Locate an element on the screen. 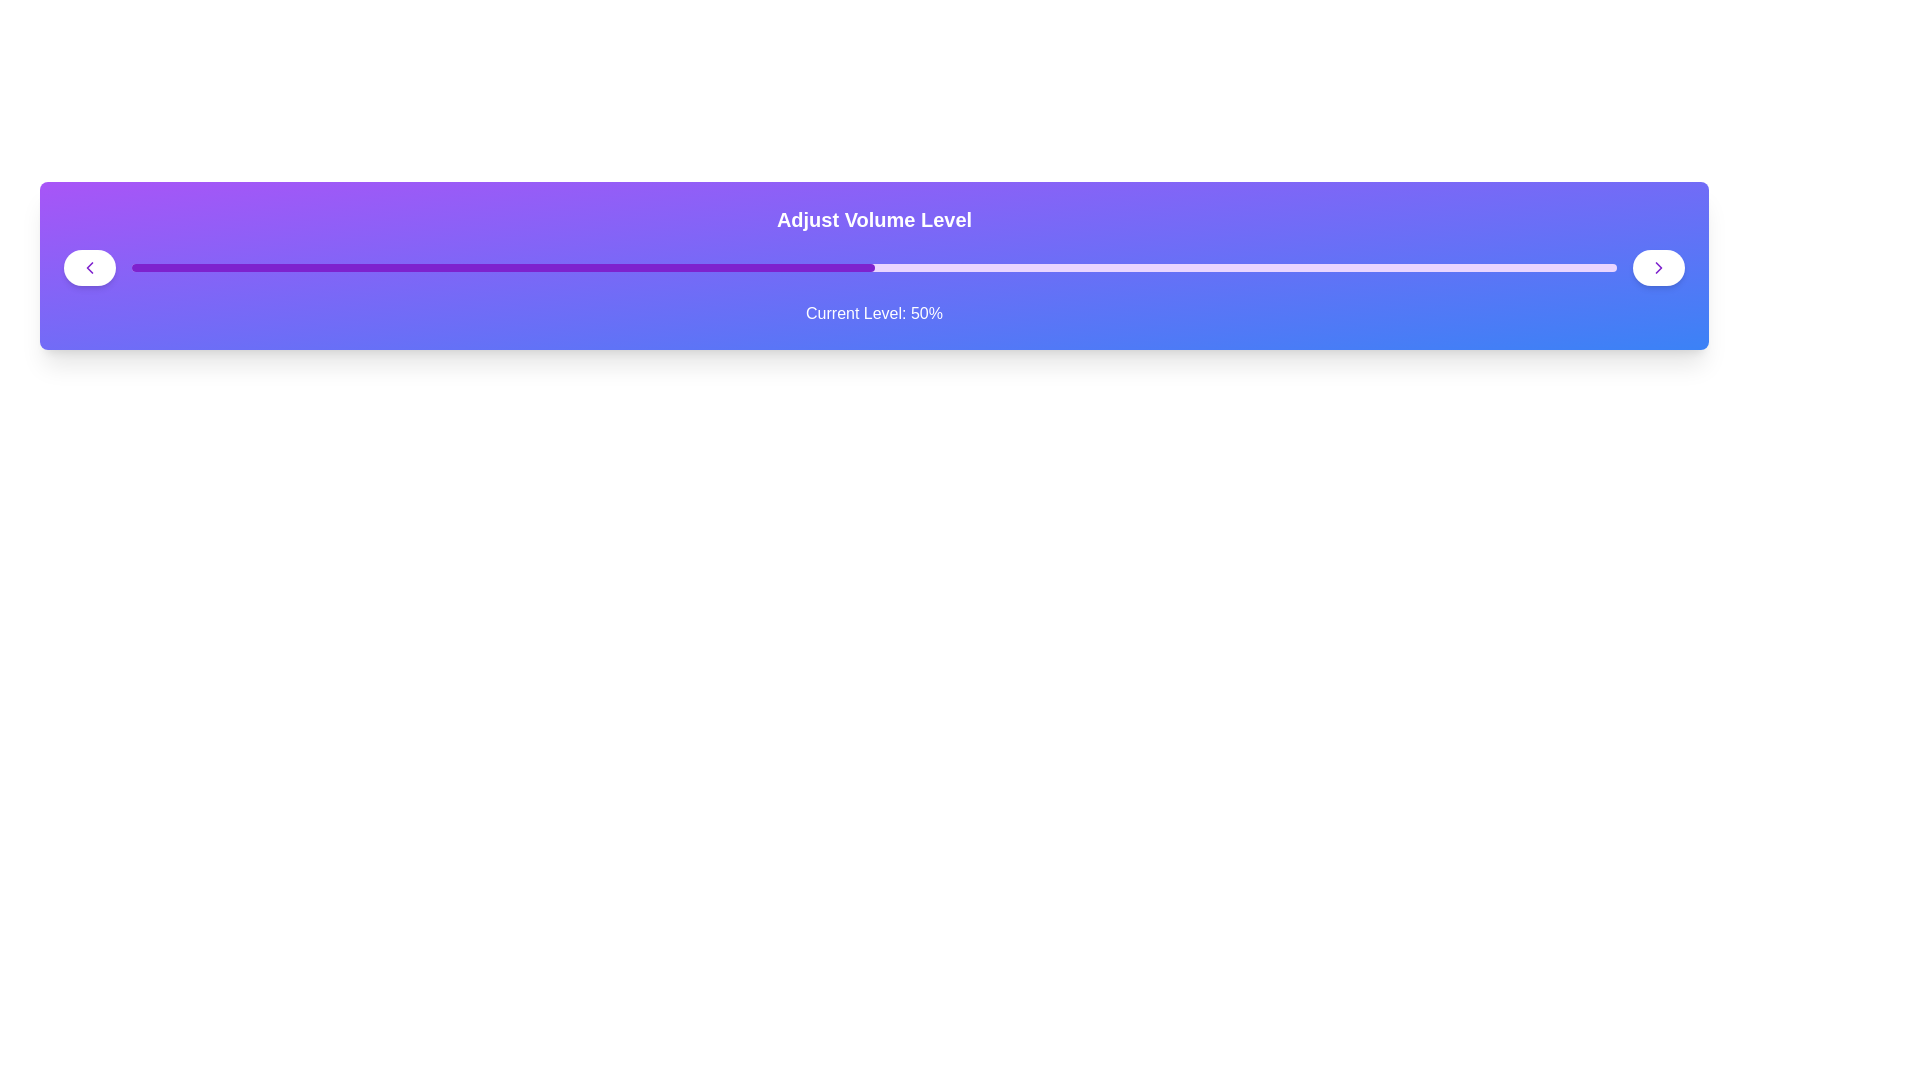 This screenshot has height=1080, width=1920. the volume level is located at coordinates (221, 266).